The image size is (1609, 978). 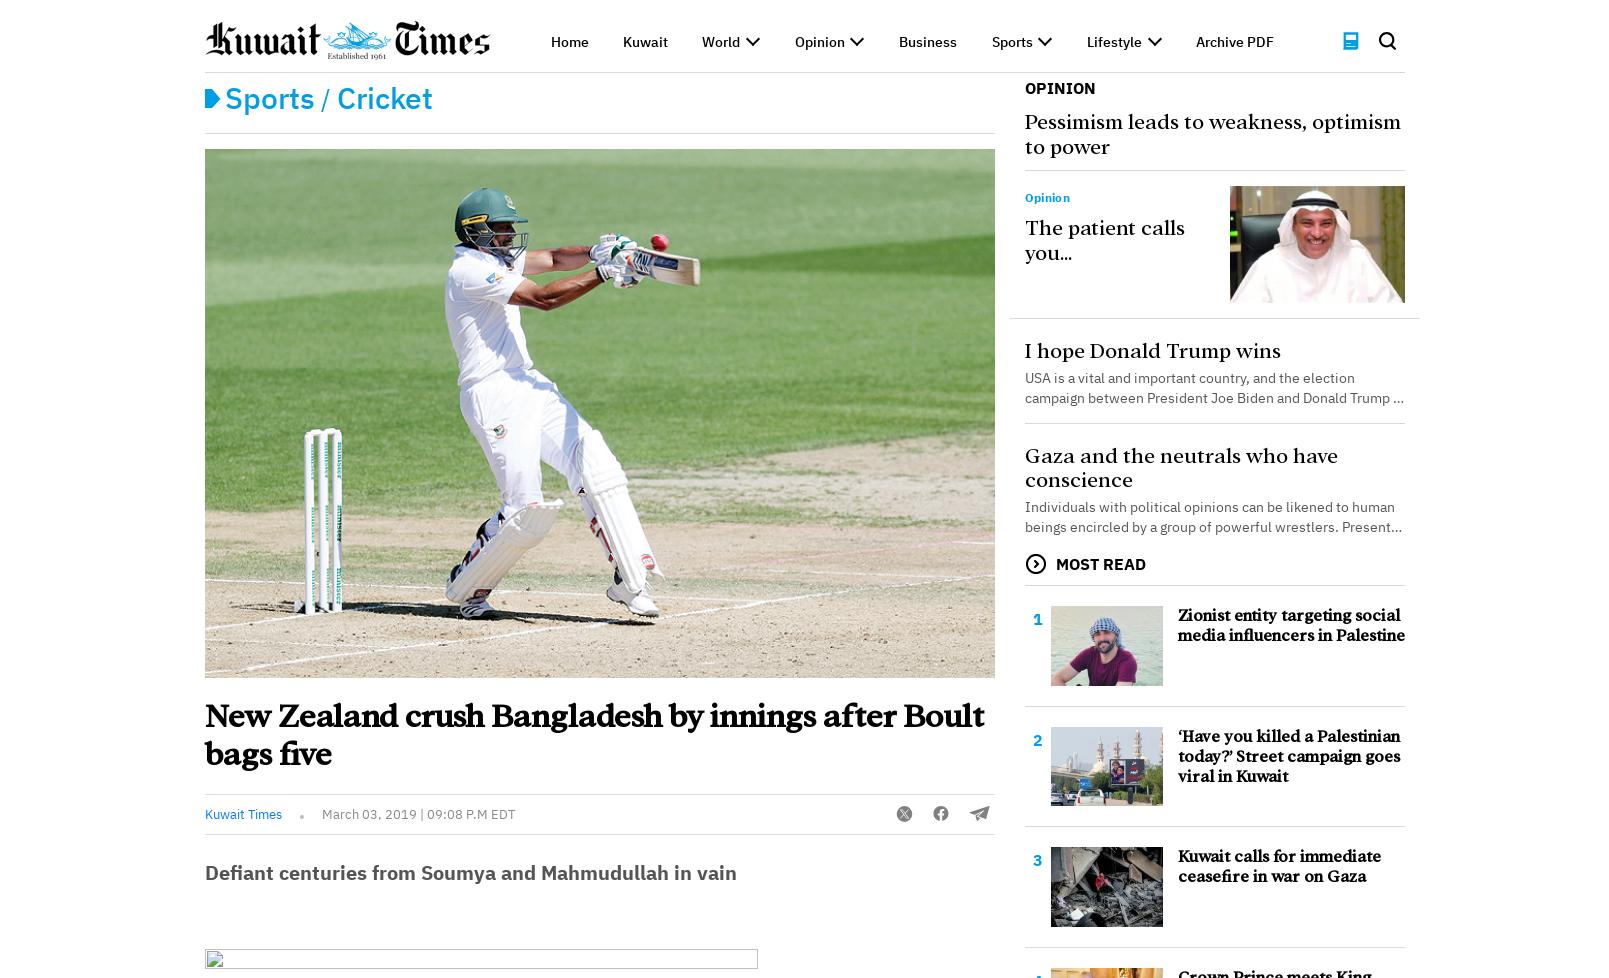 What do you see at coordinates (1031, 618) in the screenshot?
I see `'1'` at bounding box center [1031, 618].